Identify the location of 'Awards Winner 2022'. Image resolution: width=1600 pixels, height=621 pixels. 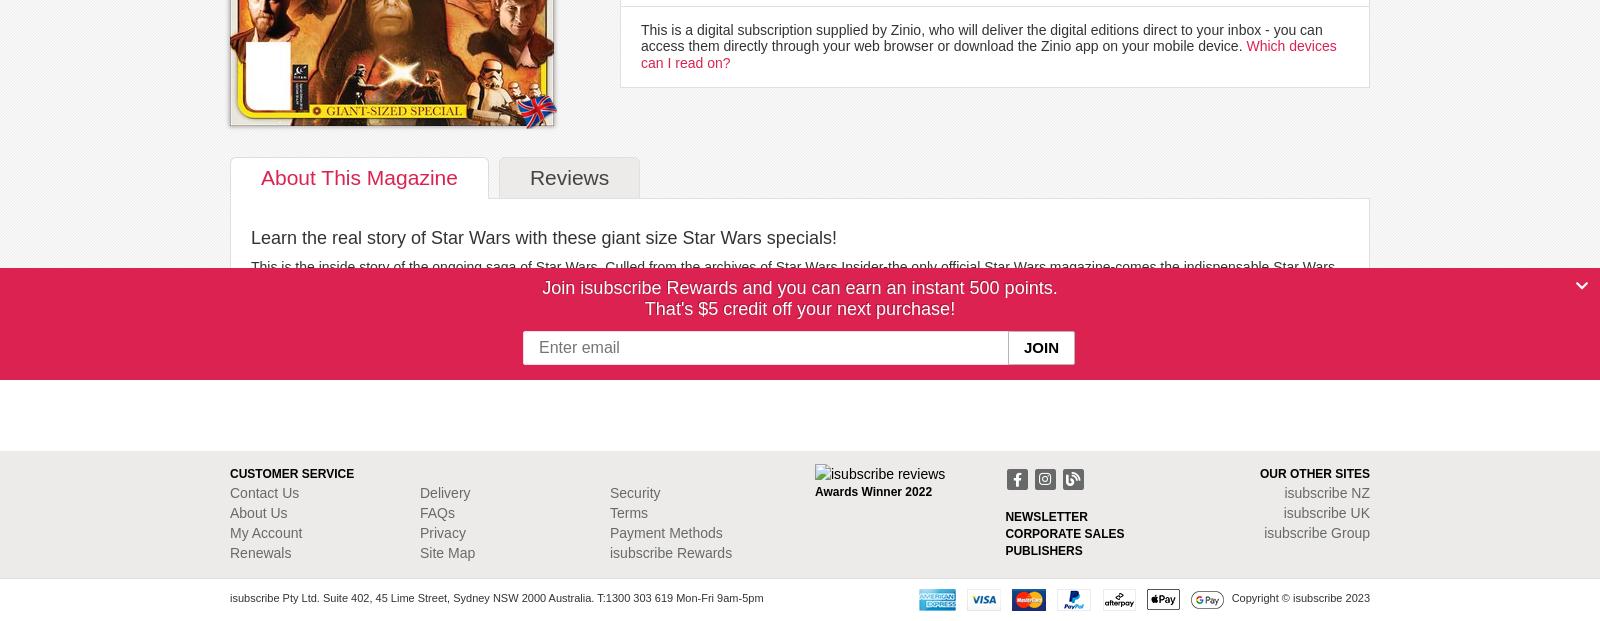
(872, 492).